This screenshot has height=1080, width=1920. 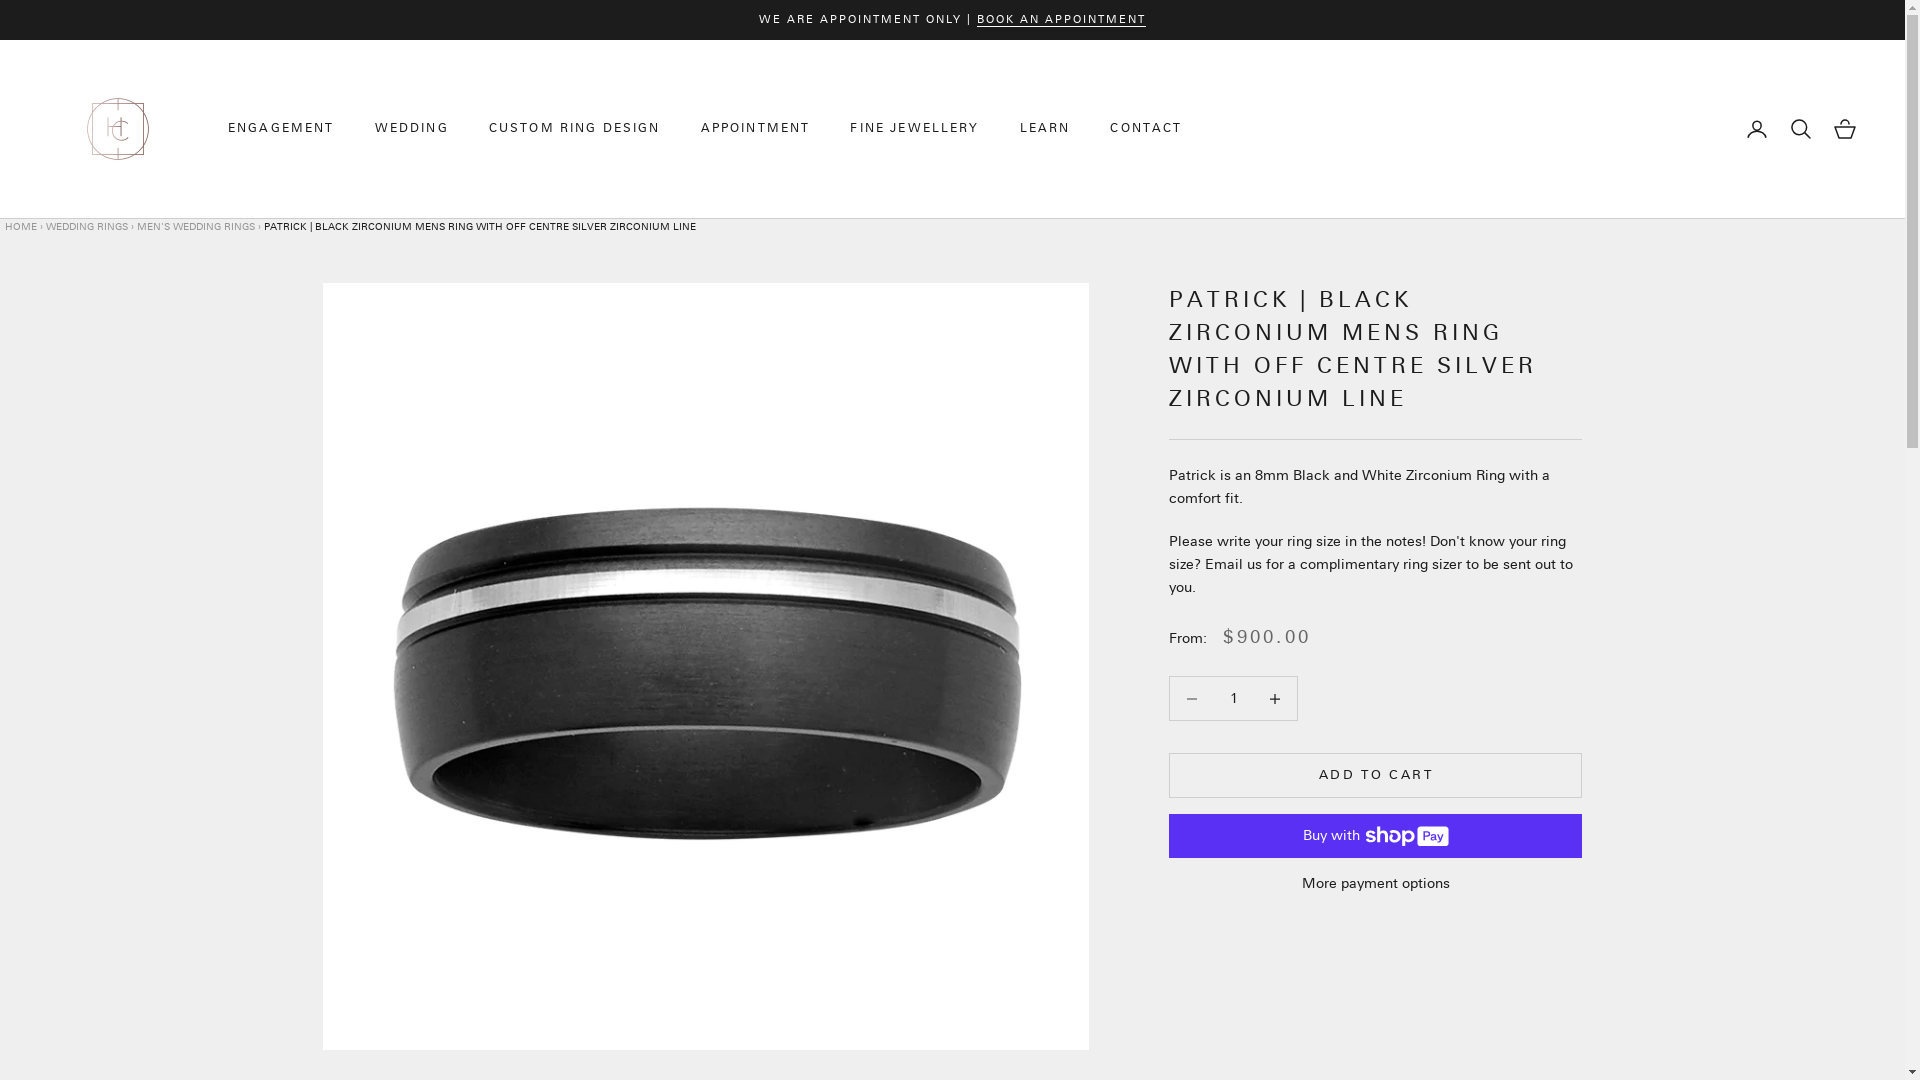 What do you see at coordinates (1060, 19) in the screenshot?
I see `'BOOK AN APPOINTMENT'` at bounding box center [1060, 19].